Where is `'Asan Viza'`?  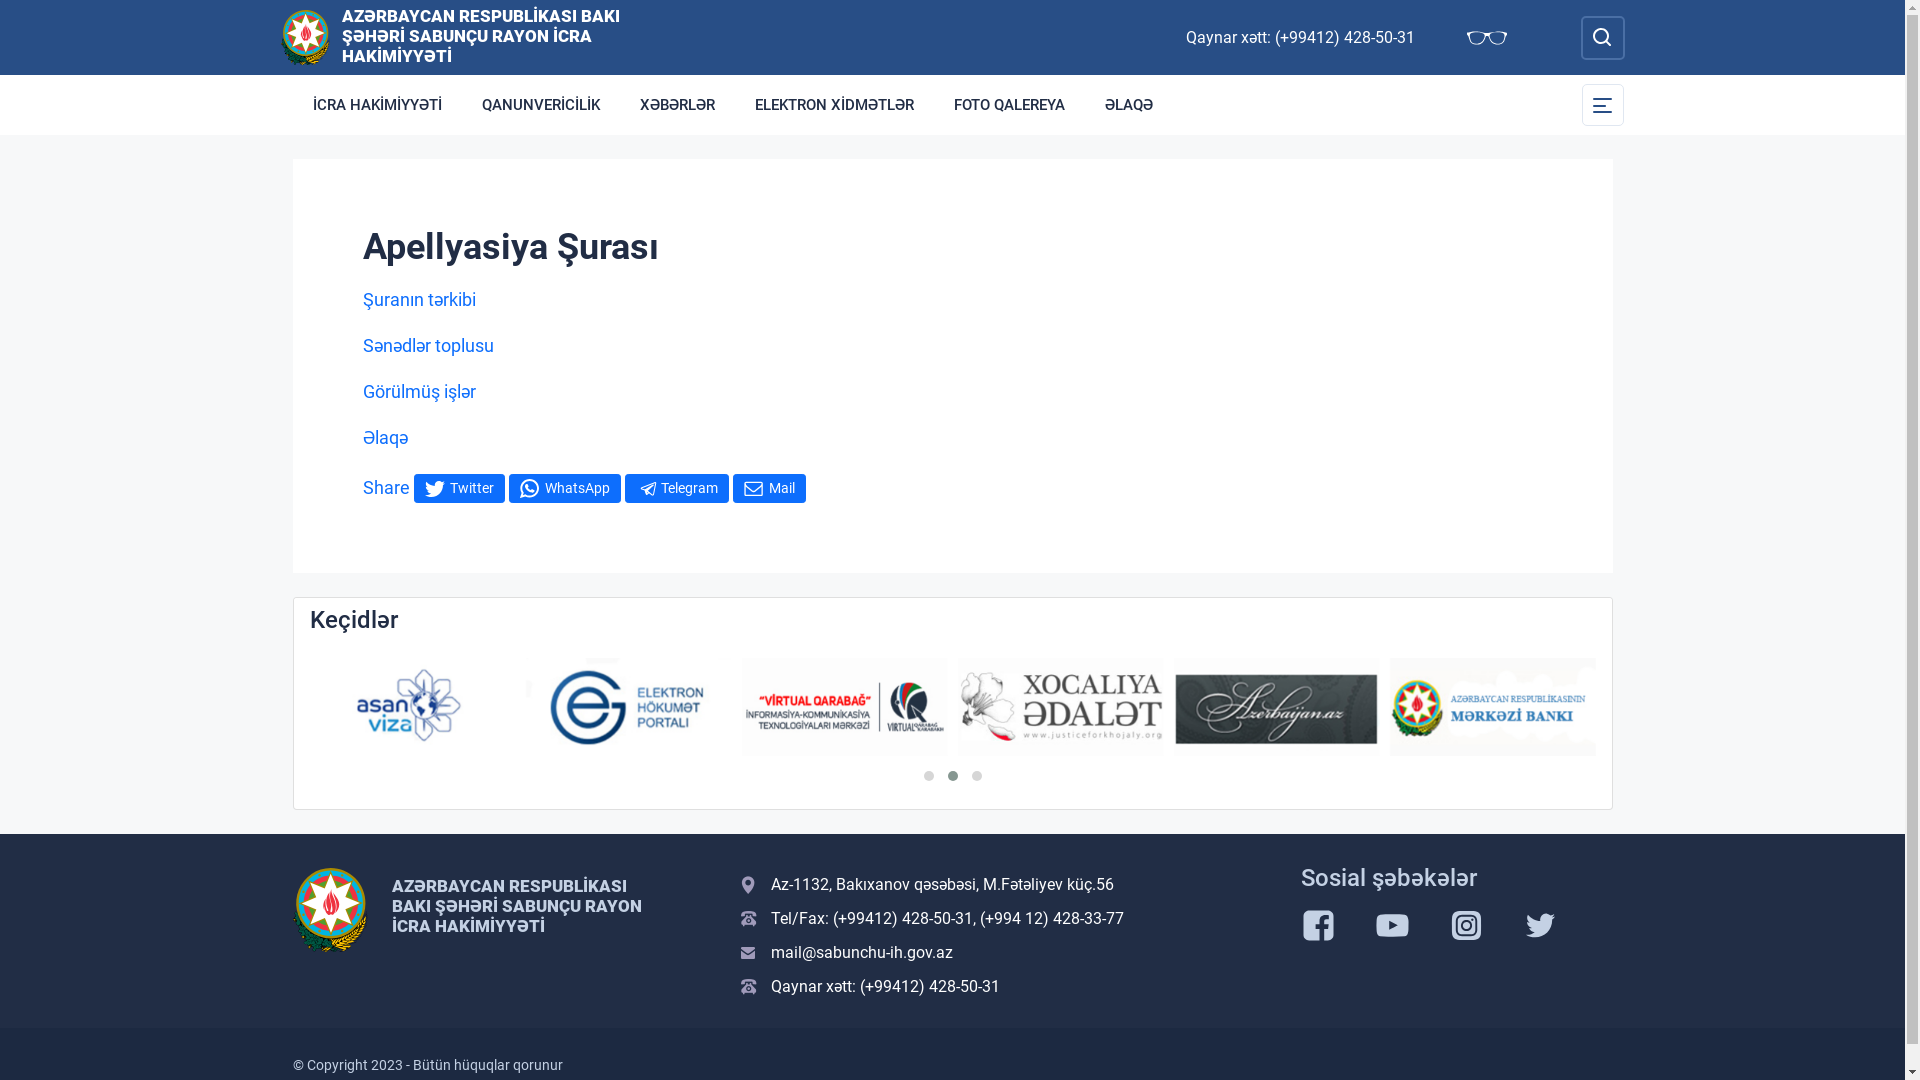
'Asan Viza' is located at coordinates (411, 705).